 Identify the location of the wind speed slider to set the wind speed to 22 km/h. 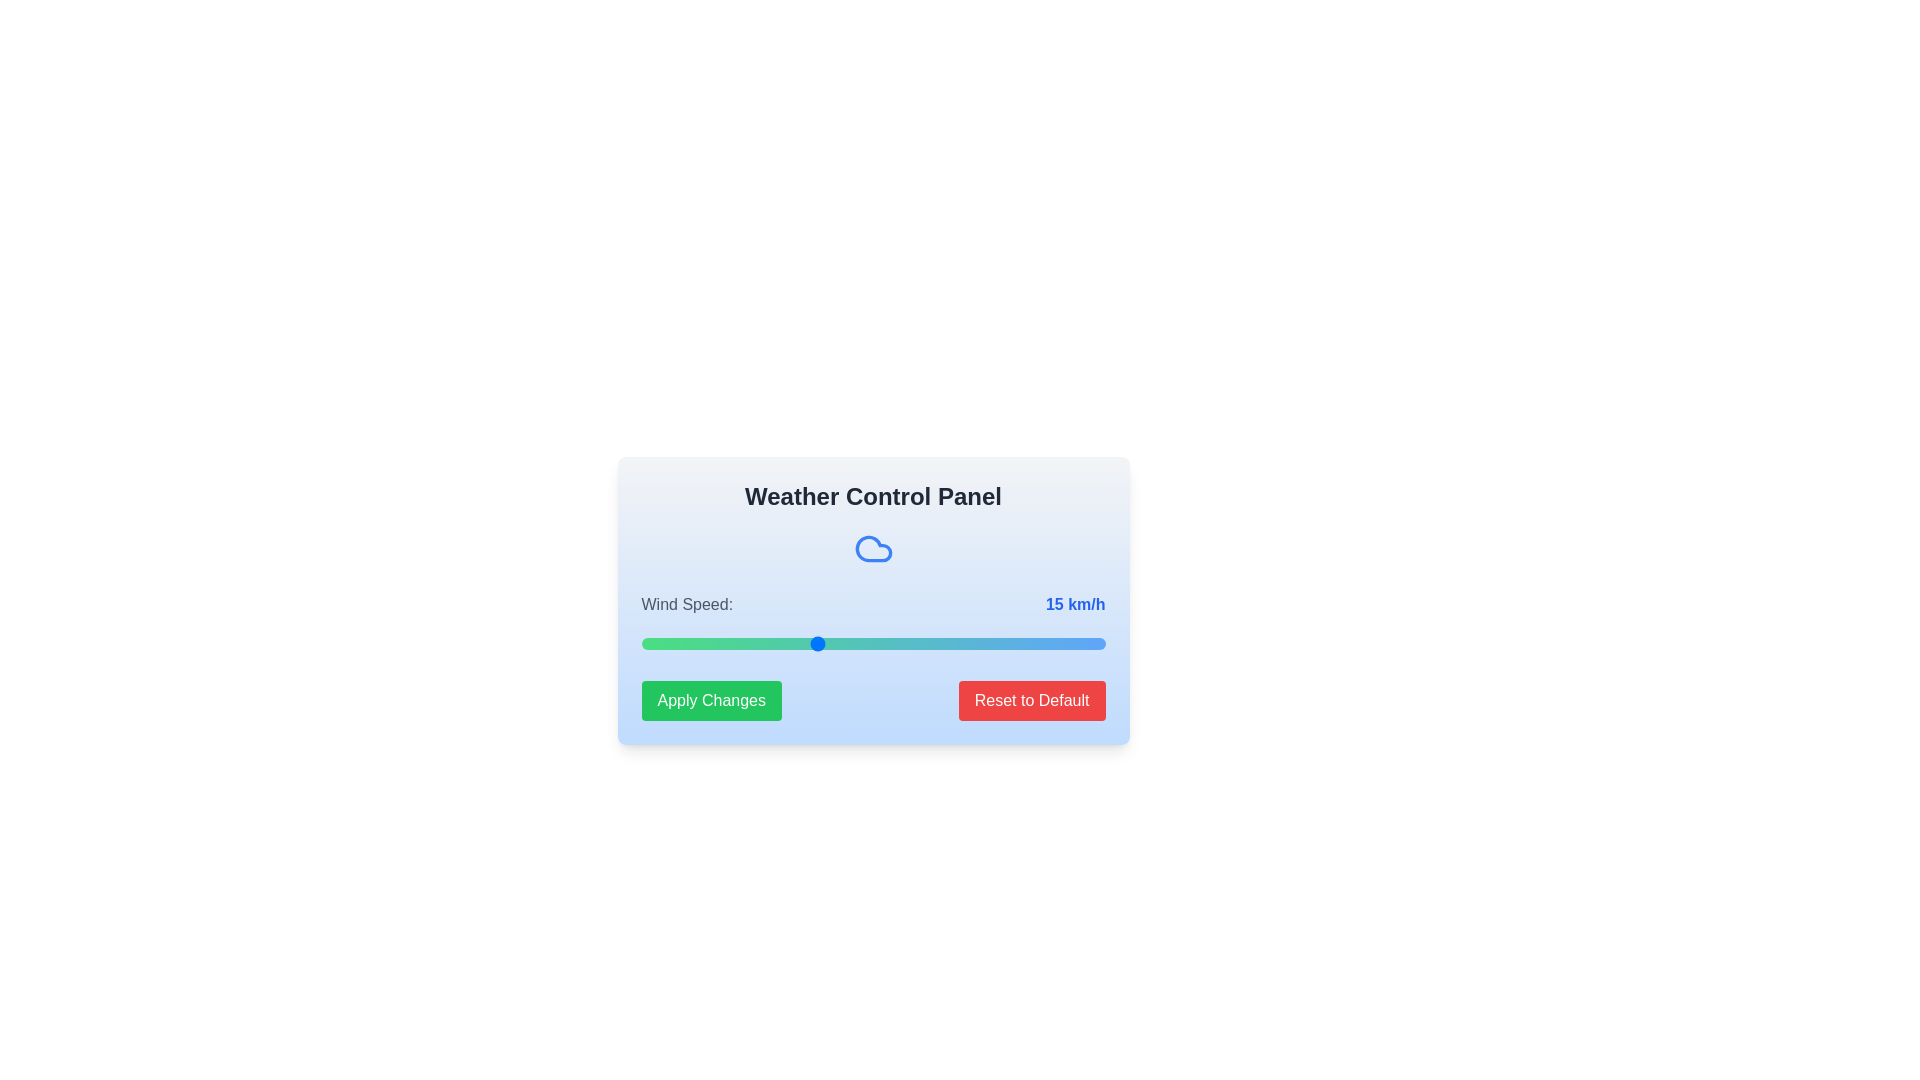
(895, 644).